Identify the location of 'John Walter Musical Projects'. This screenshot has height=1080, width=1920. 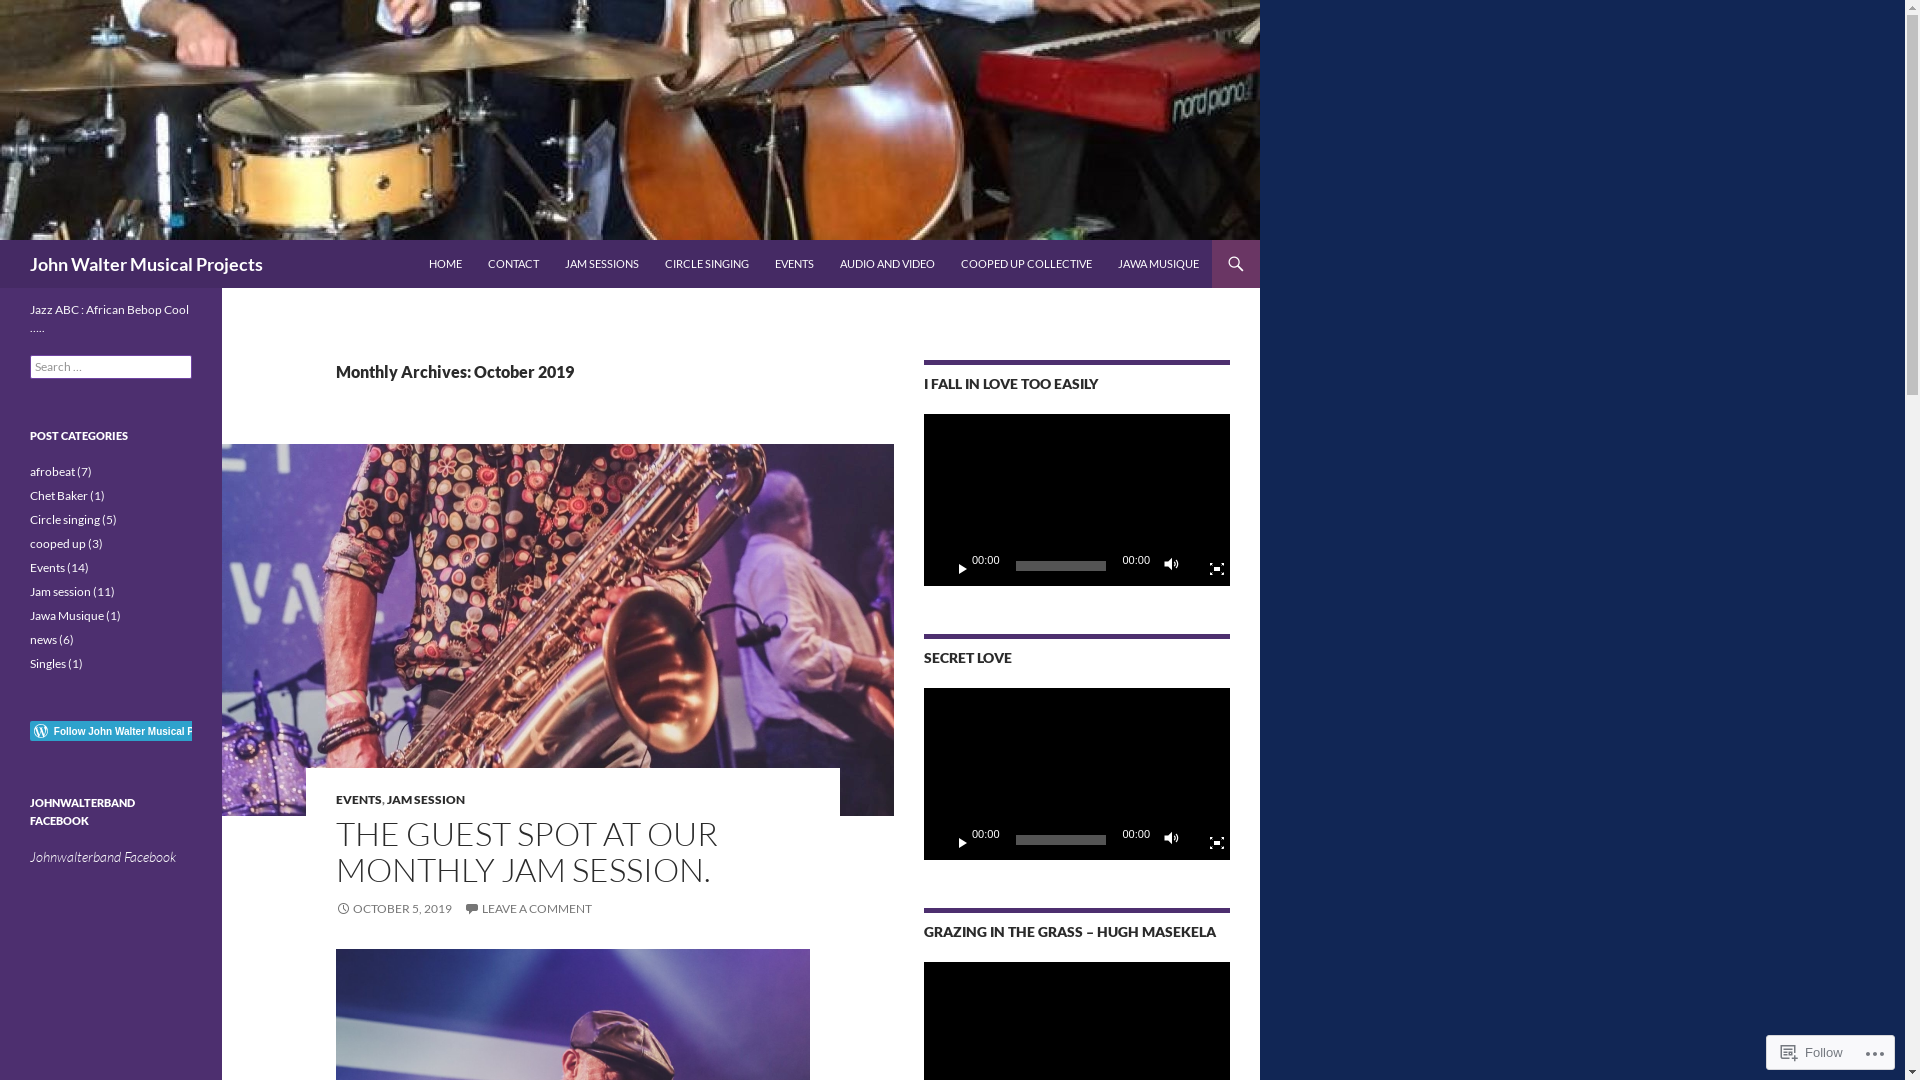
(145, 262).